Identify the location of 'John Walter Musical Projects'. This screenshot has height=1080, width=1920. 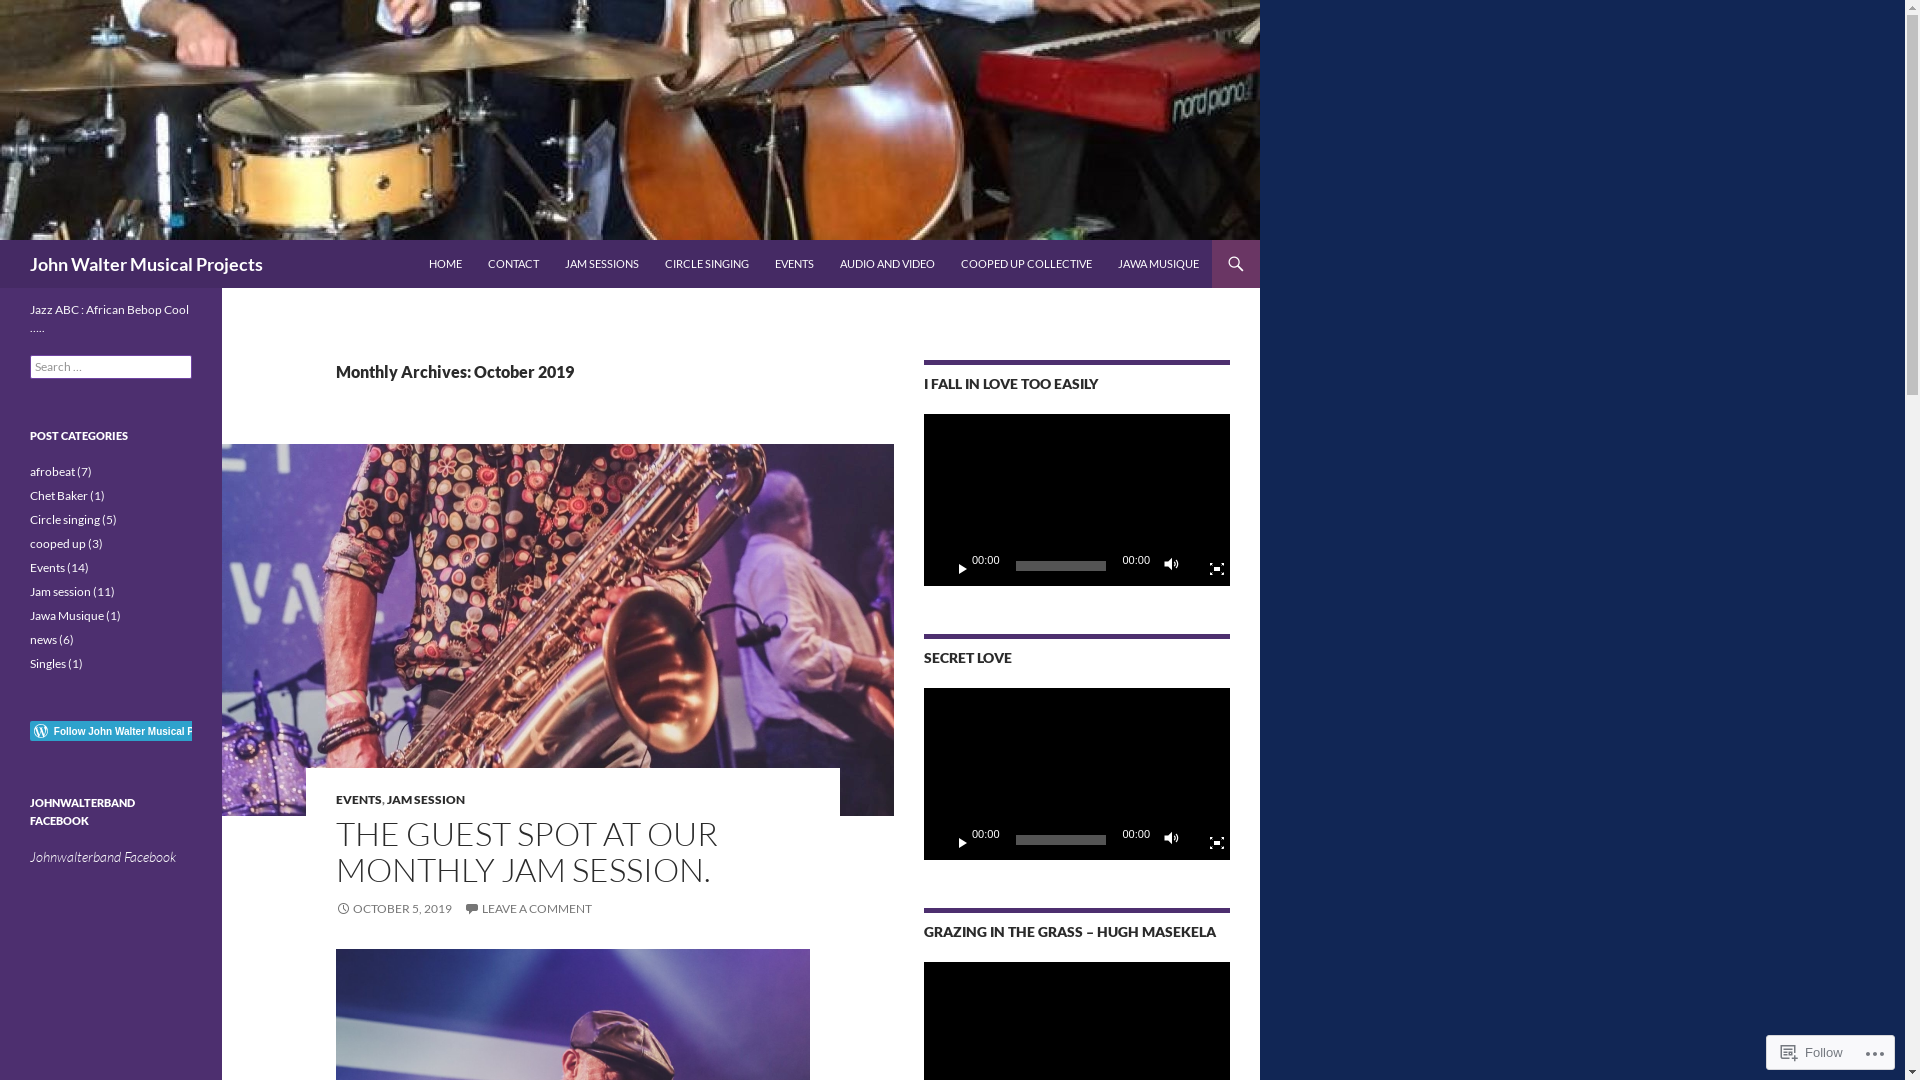
(145, 262).